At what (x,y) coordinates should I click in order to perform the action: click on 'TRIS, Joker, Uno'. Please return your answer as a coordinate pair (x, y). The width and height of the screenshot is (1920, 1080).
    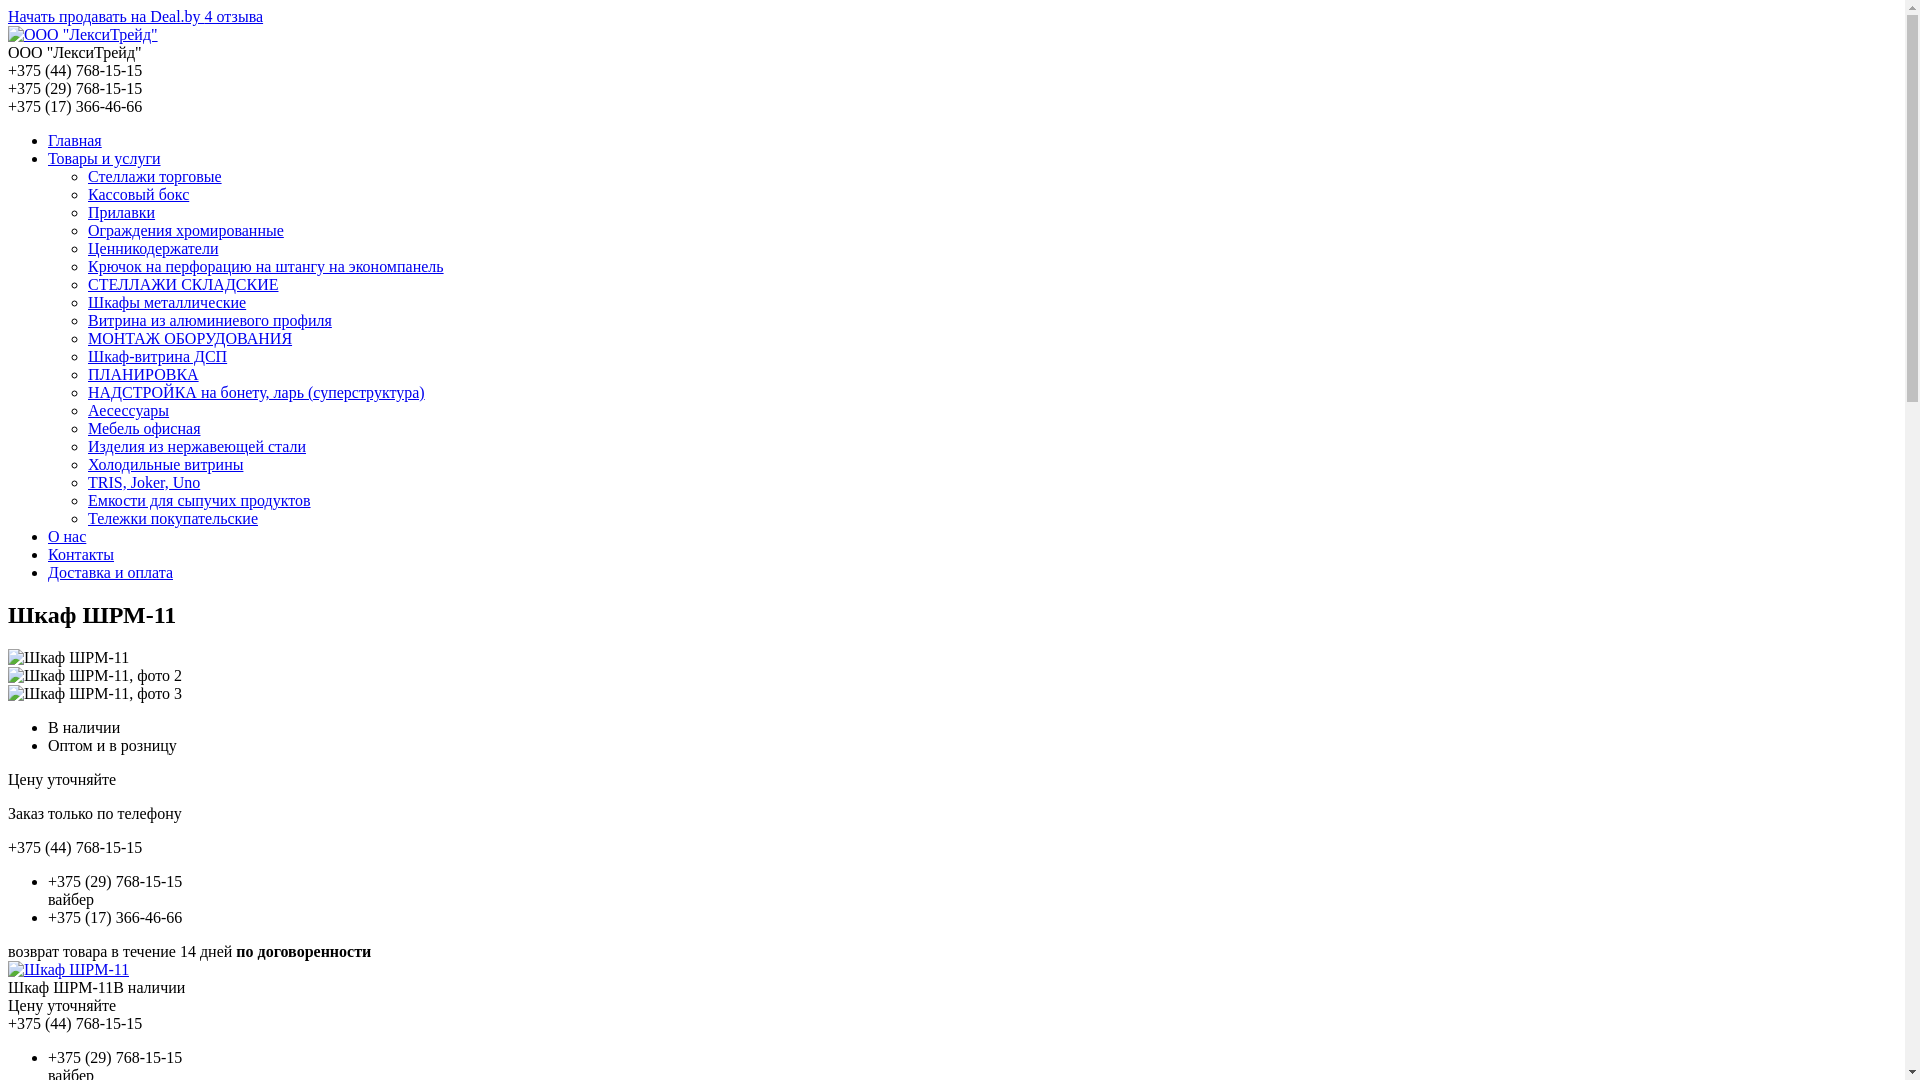
    Looking at the image, I should click on (143, 482).